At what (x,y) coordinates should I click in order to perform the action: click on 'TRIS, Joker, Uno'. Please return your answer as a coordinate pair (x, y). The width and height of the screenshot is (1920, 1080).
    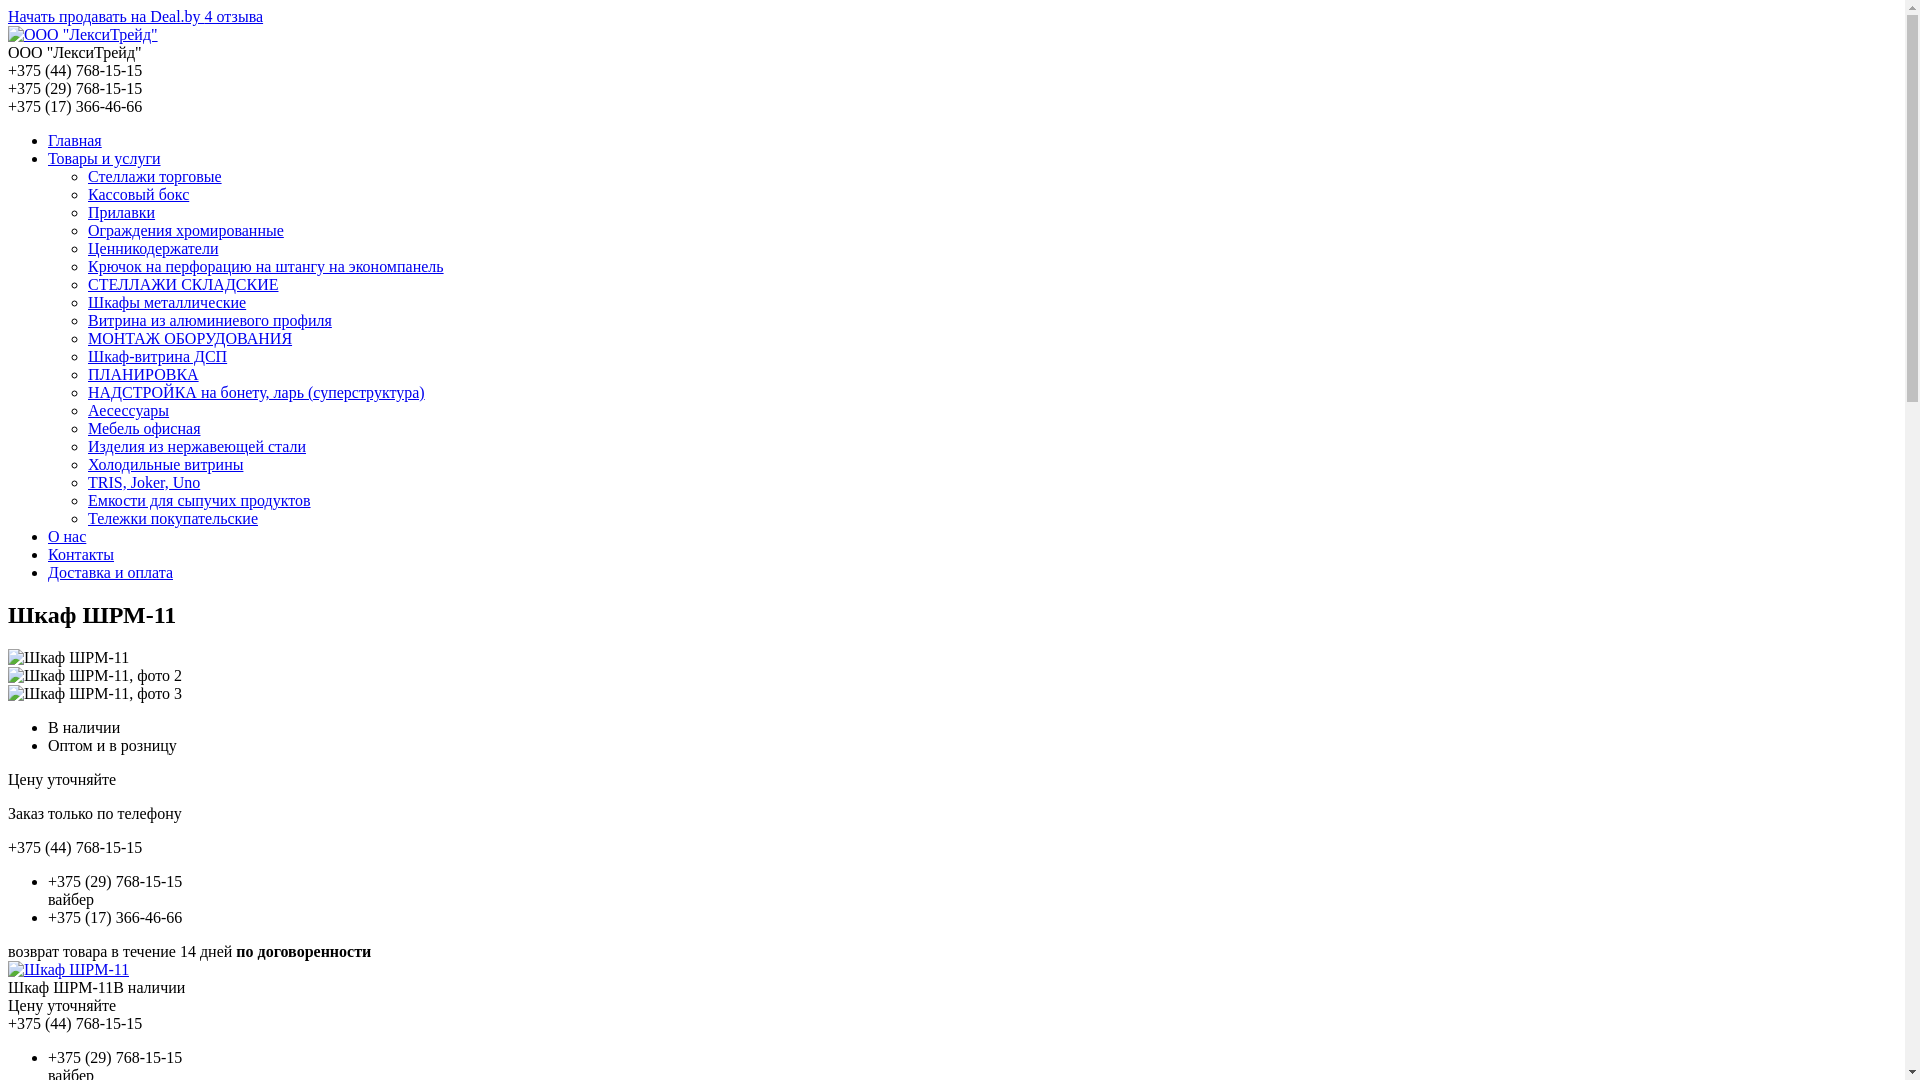
    Looking at the image, I should click on (143, 482).